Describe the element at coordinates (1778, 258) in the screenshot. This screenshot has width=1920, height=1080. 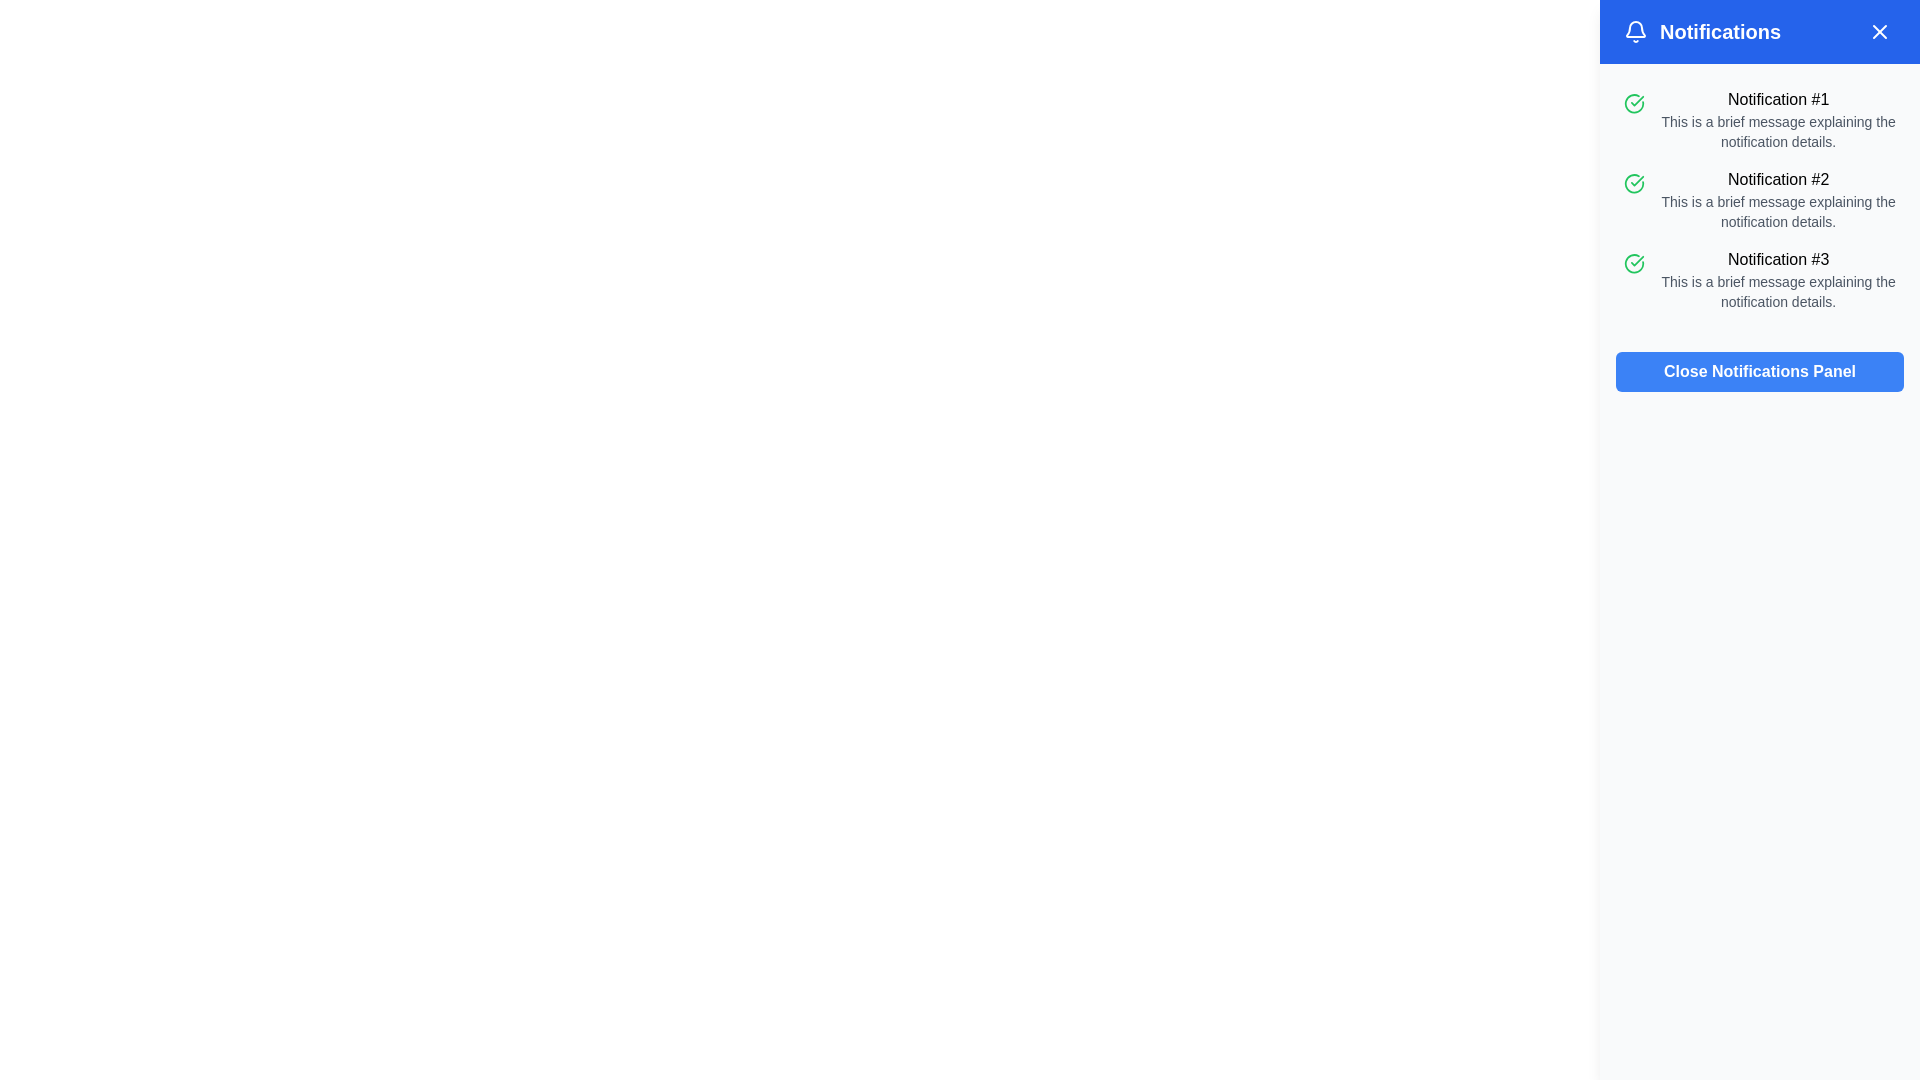
I see `the static text element that serves as the title for the third notification in the right-side panel of the interface` at that location.